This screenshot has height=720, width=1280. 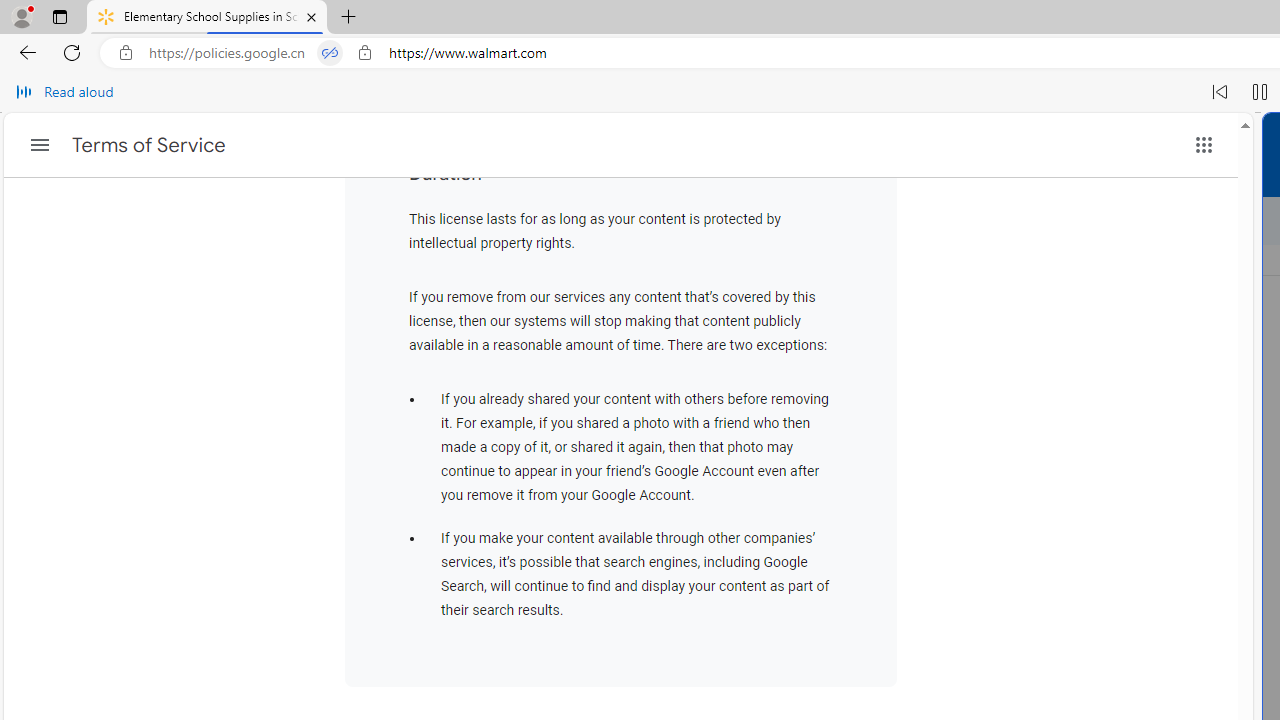 I want to click on 'Read previous paragraph', so click(x=1219, y=92).